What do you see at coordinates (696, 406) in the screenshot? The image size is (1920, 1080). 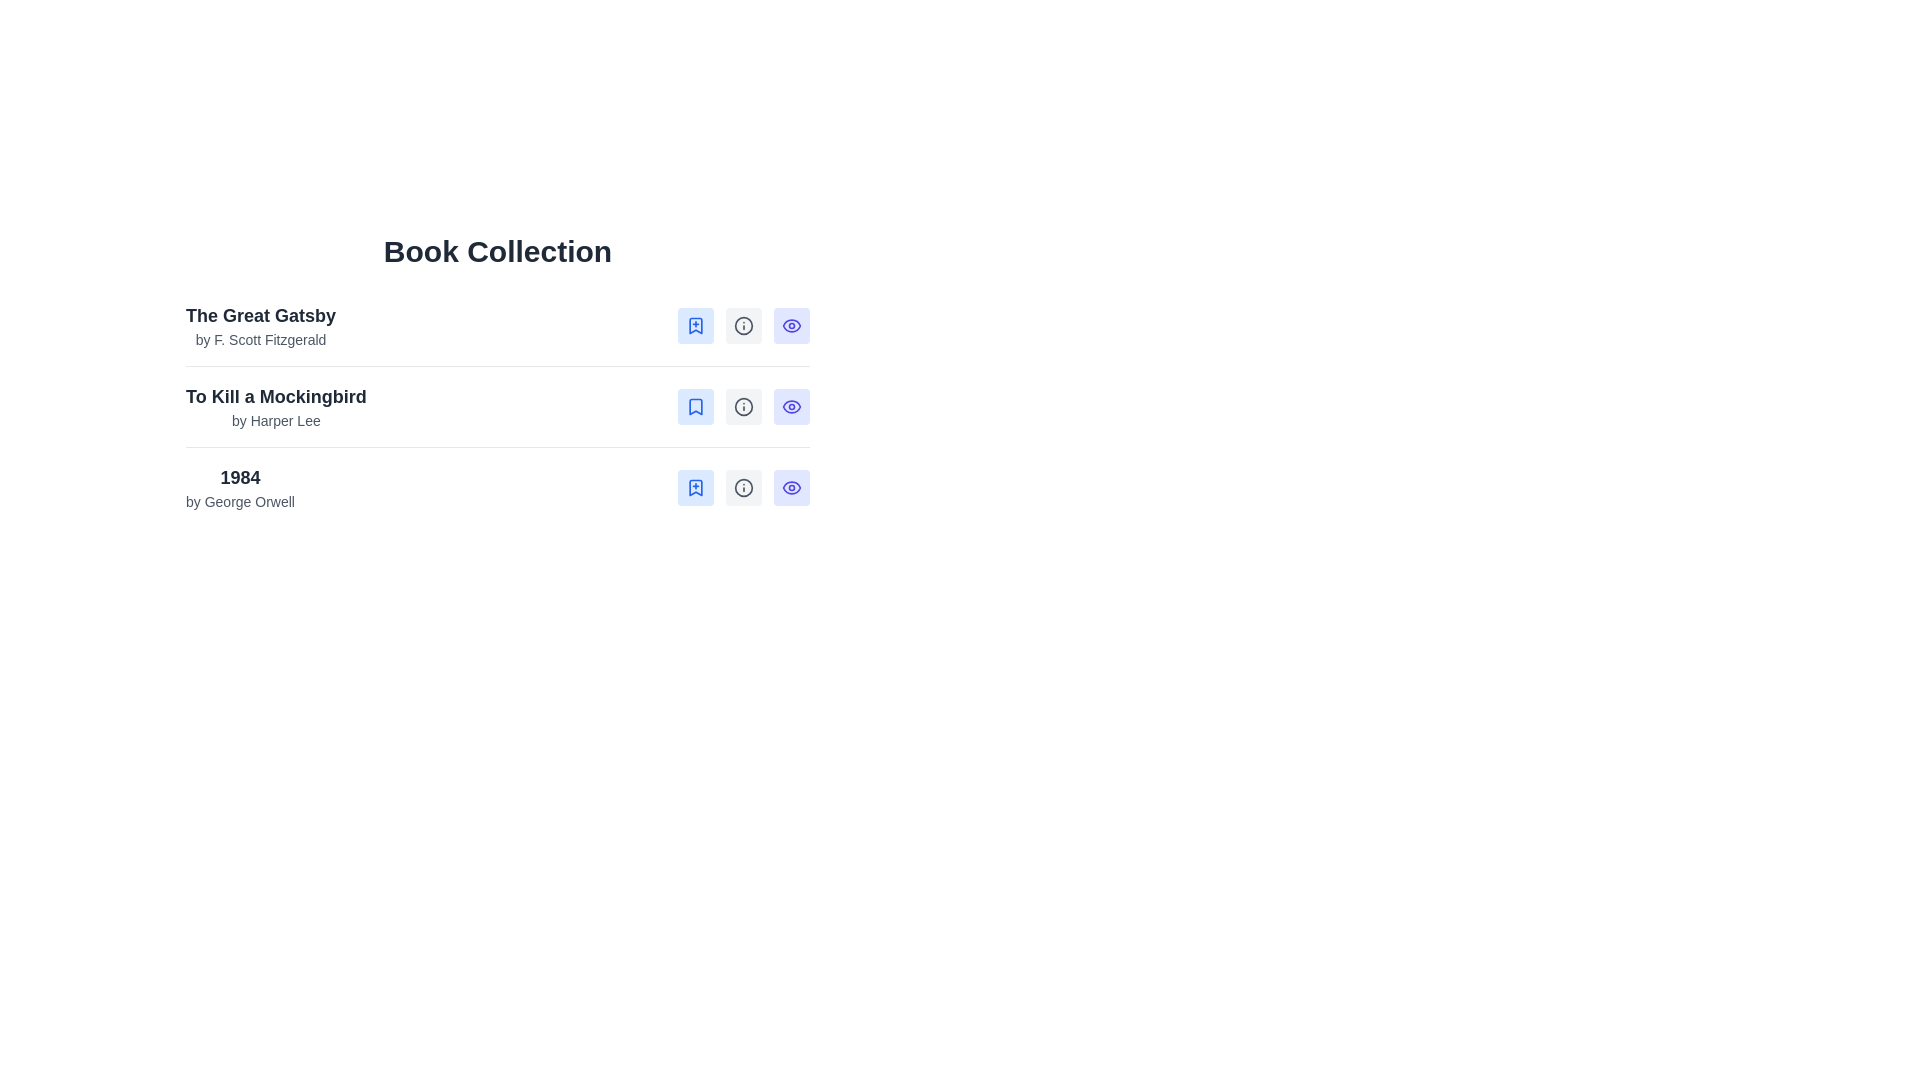 I see `the stylized bookmark icon with a blue outline for the book 'To Kill a Mockingbird'` at bounding box center [696, 406].